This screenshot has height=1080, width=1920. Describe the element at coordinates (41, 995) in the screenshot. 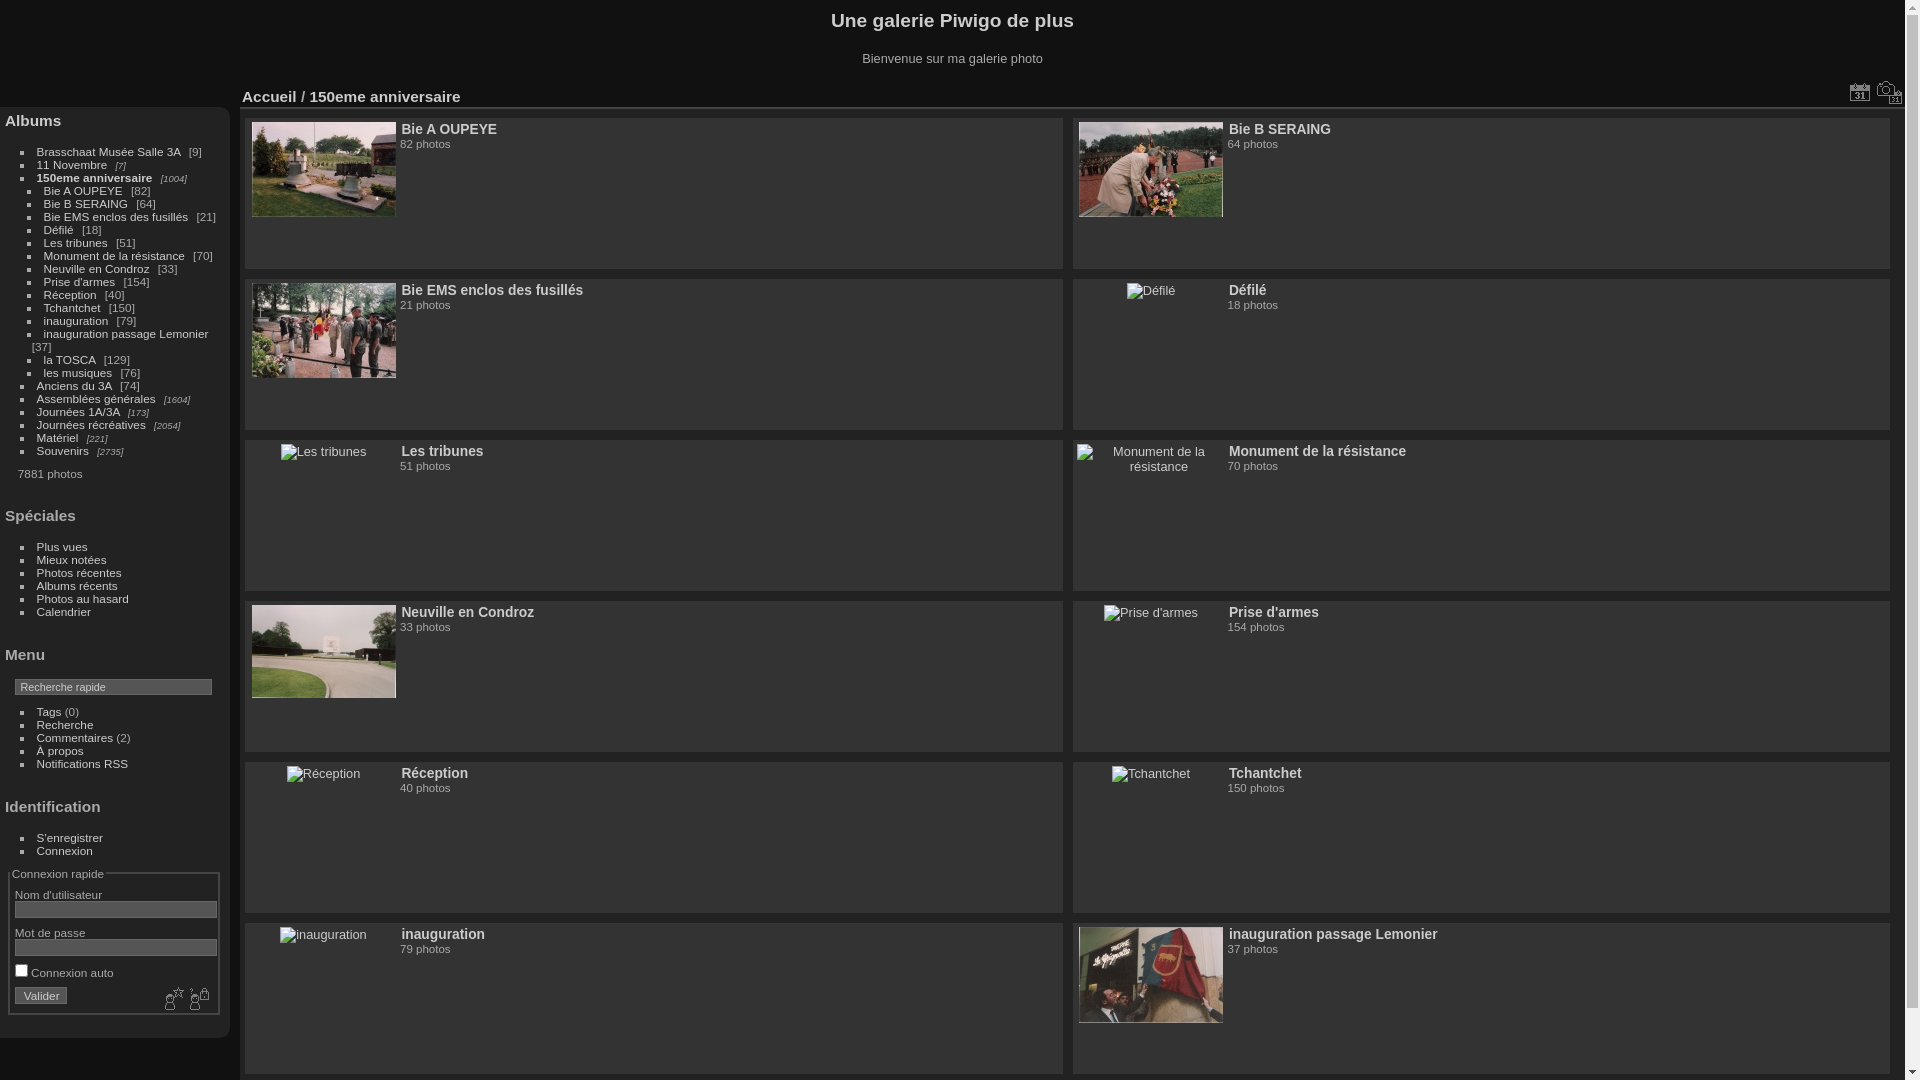

I see `'Valider'` at that location.